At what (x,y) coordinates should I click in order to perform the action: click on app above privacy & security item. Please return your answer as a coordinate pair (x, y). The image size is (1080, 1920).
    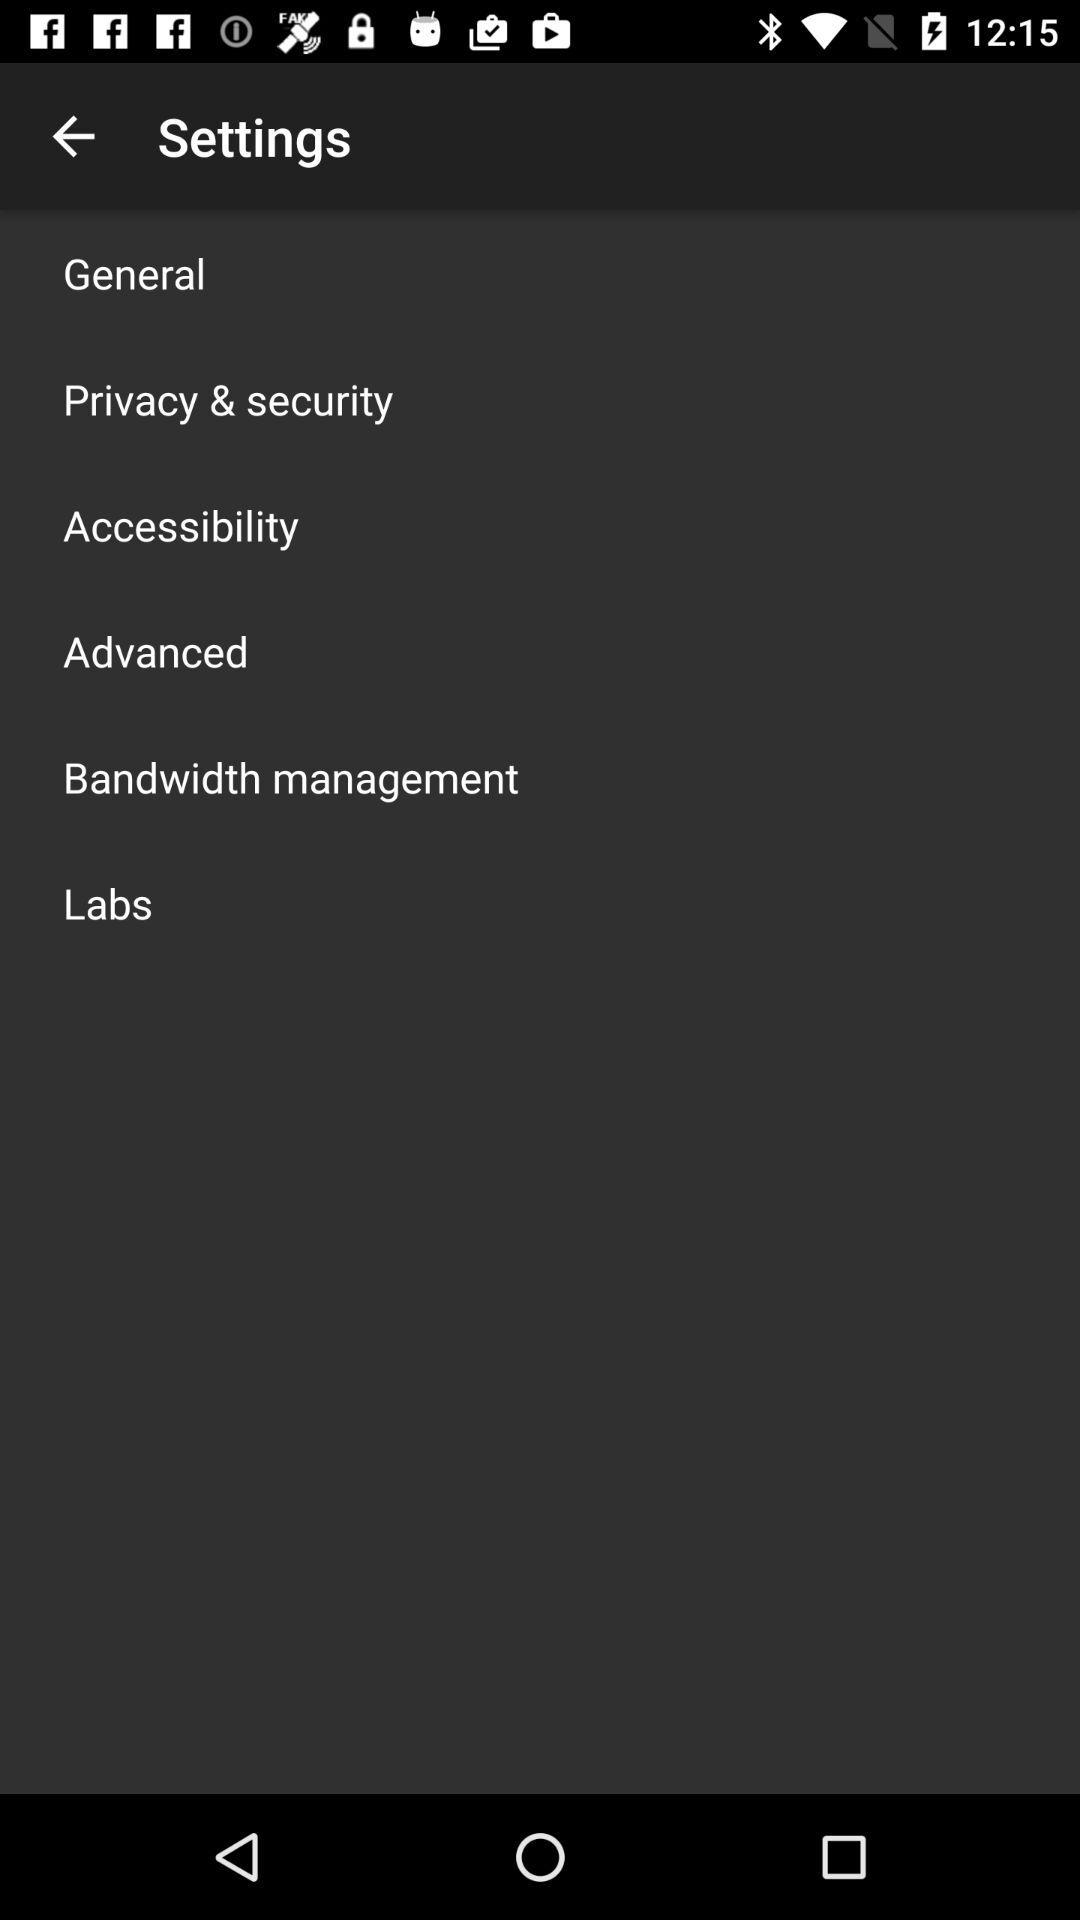
    Looking at the image, I should click on (134, 272).